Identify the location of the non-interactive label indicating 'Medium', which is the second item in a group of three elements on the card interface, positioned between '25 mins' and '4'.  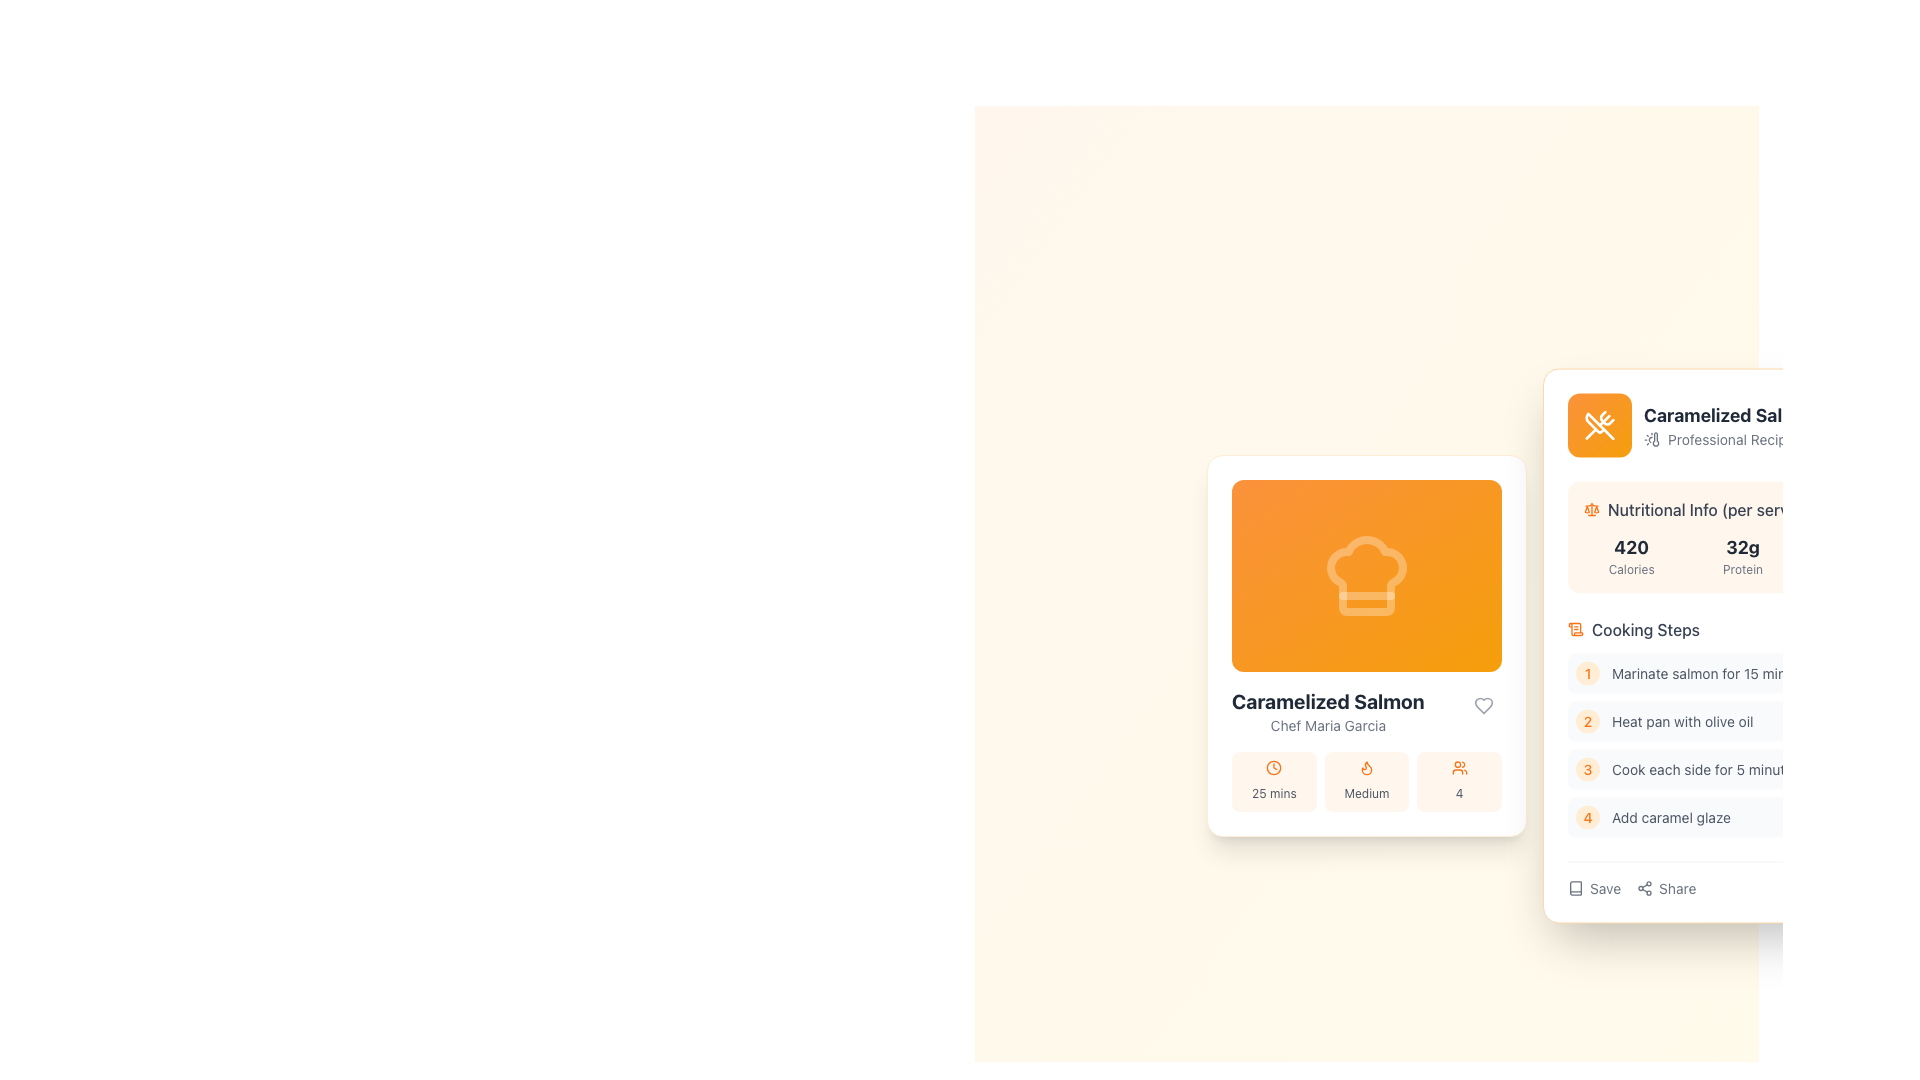
(1366, 781).